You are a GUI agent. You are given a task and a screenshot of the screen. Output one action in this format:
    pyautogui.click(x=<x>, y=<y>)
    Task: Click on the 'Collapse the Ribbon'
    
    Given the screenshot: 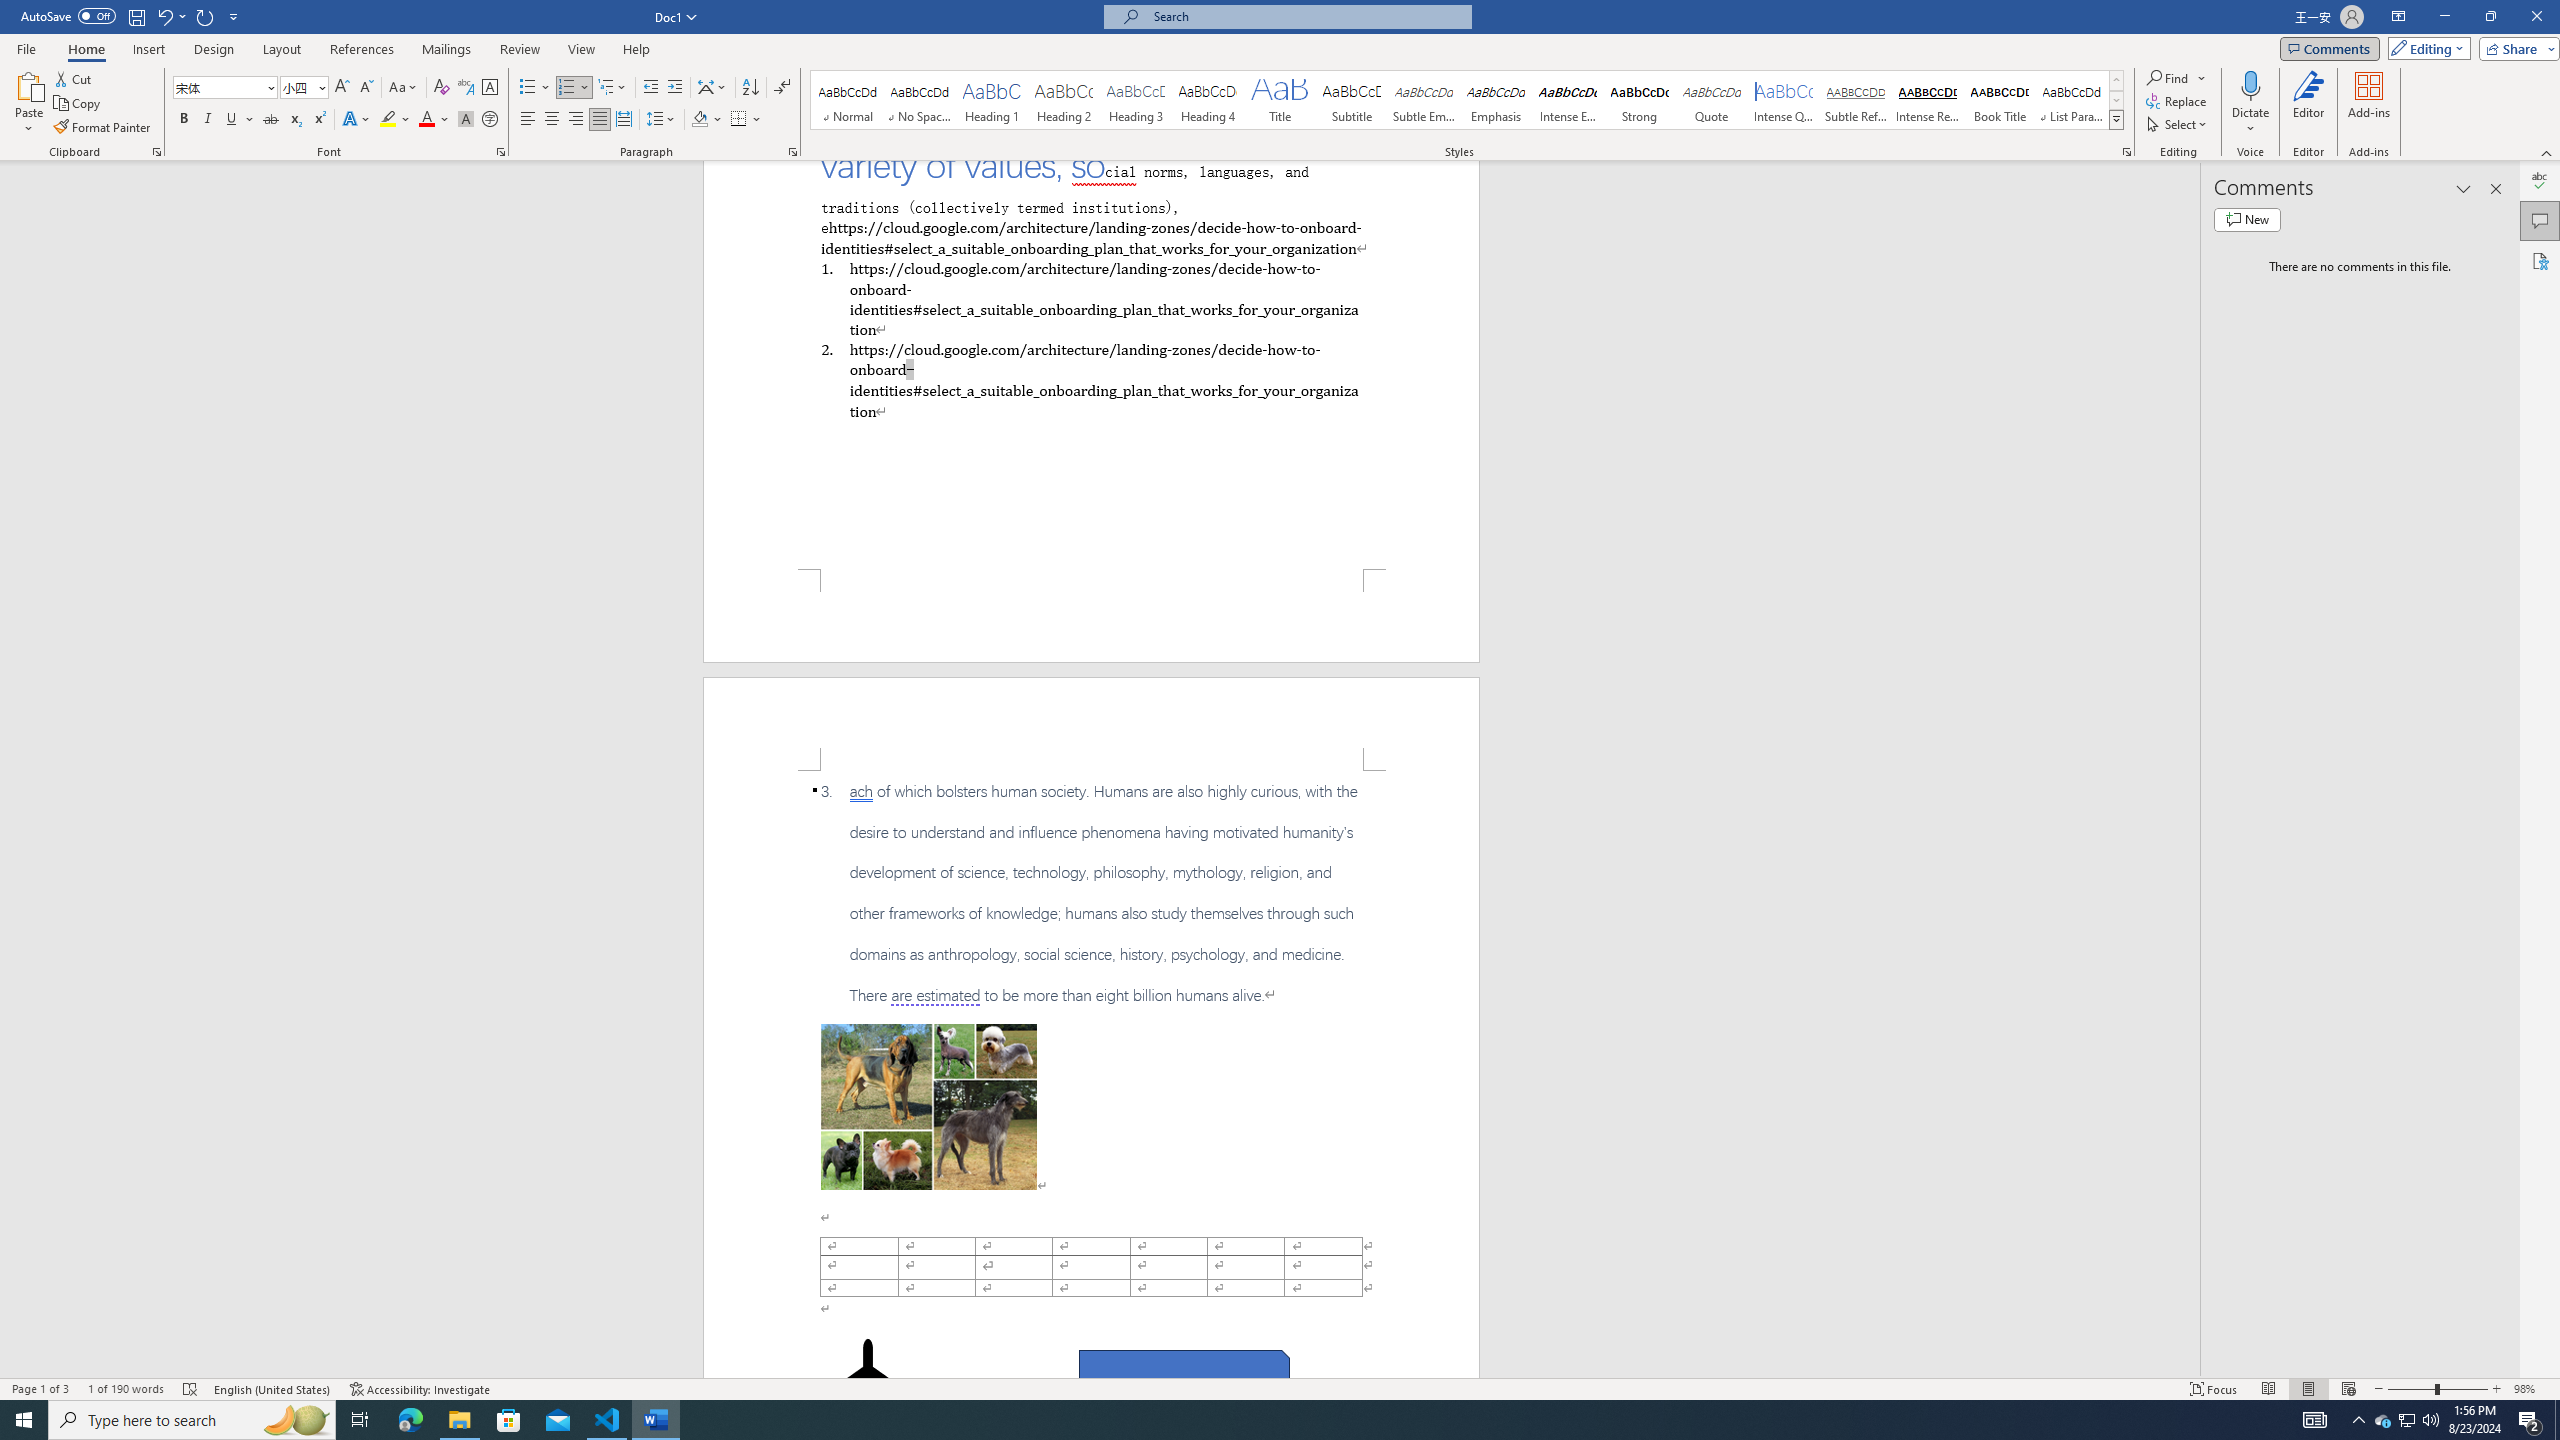 What is the action you would take?
    pyautogui.click(x=2547, y=153)
    